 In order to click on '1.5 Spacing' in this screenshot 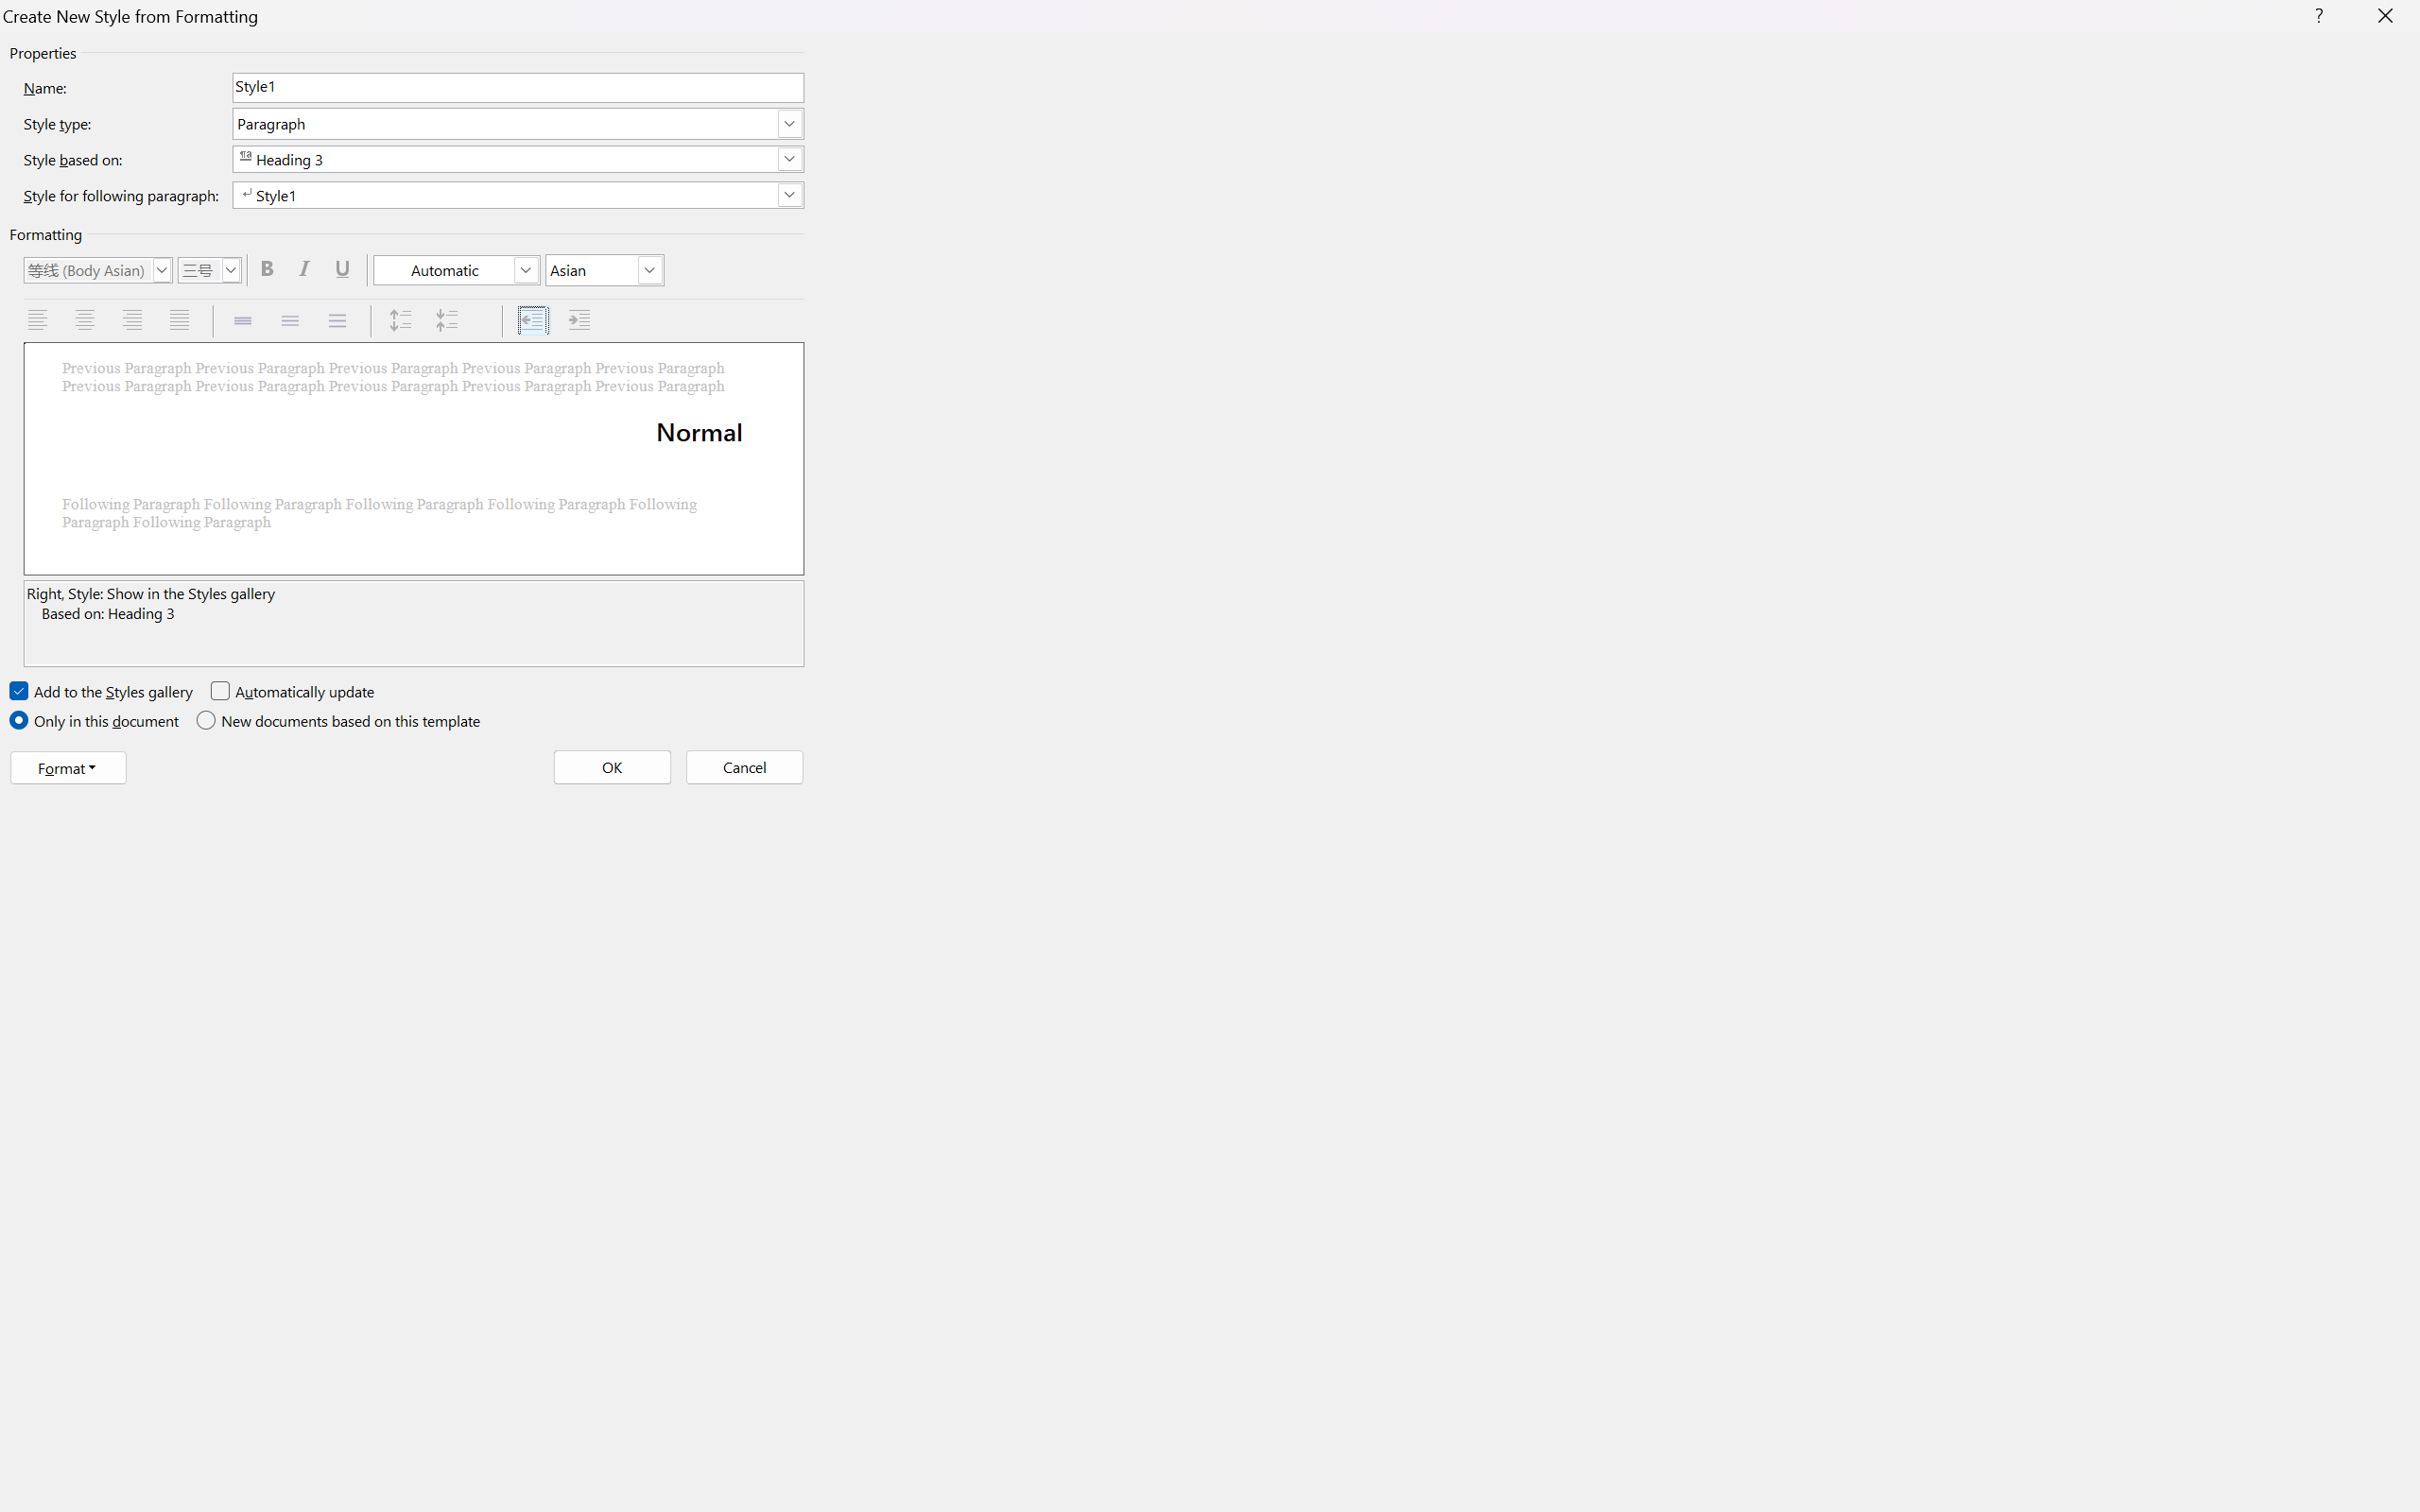, I will do `click(291, 320)`.